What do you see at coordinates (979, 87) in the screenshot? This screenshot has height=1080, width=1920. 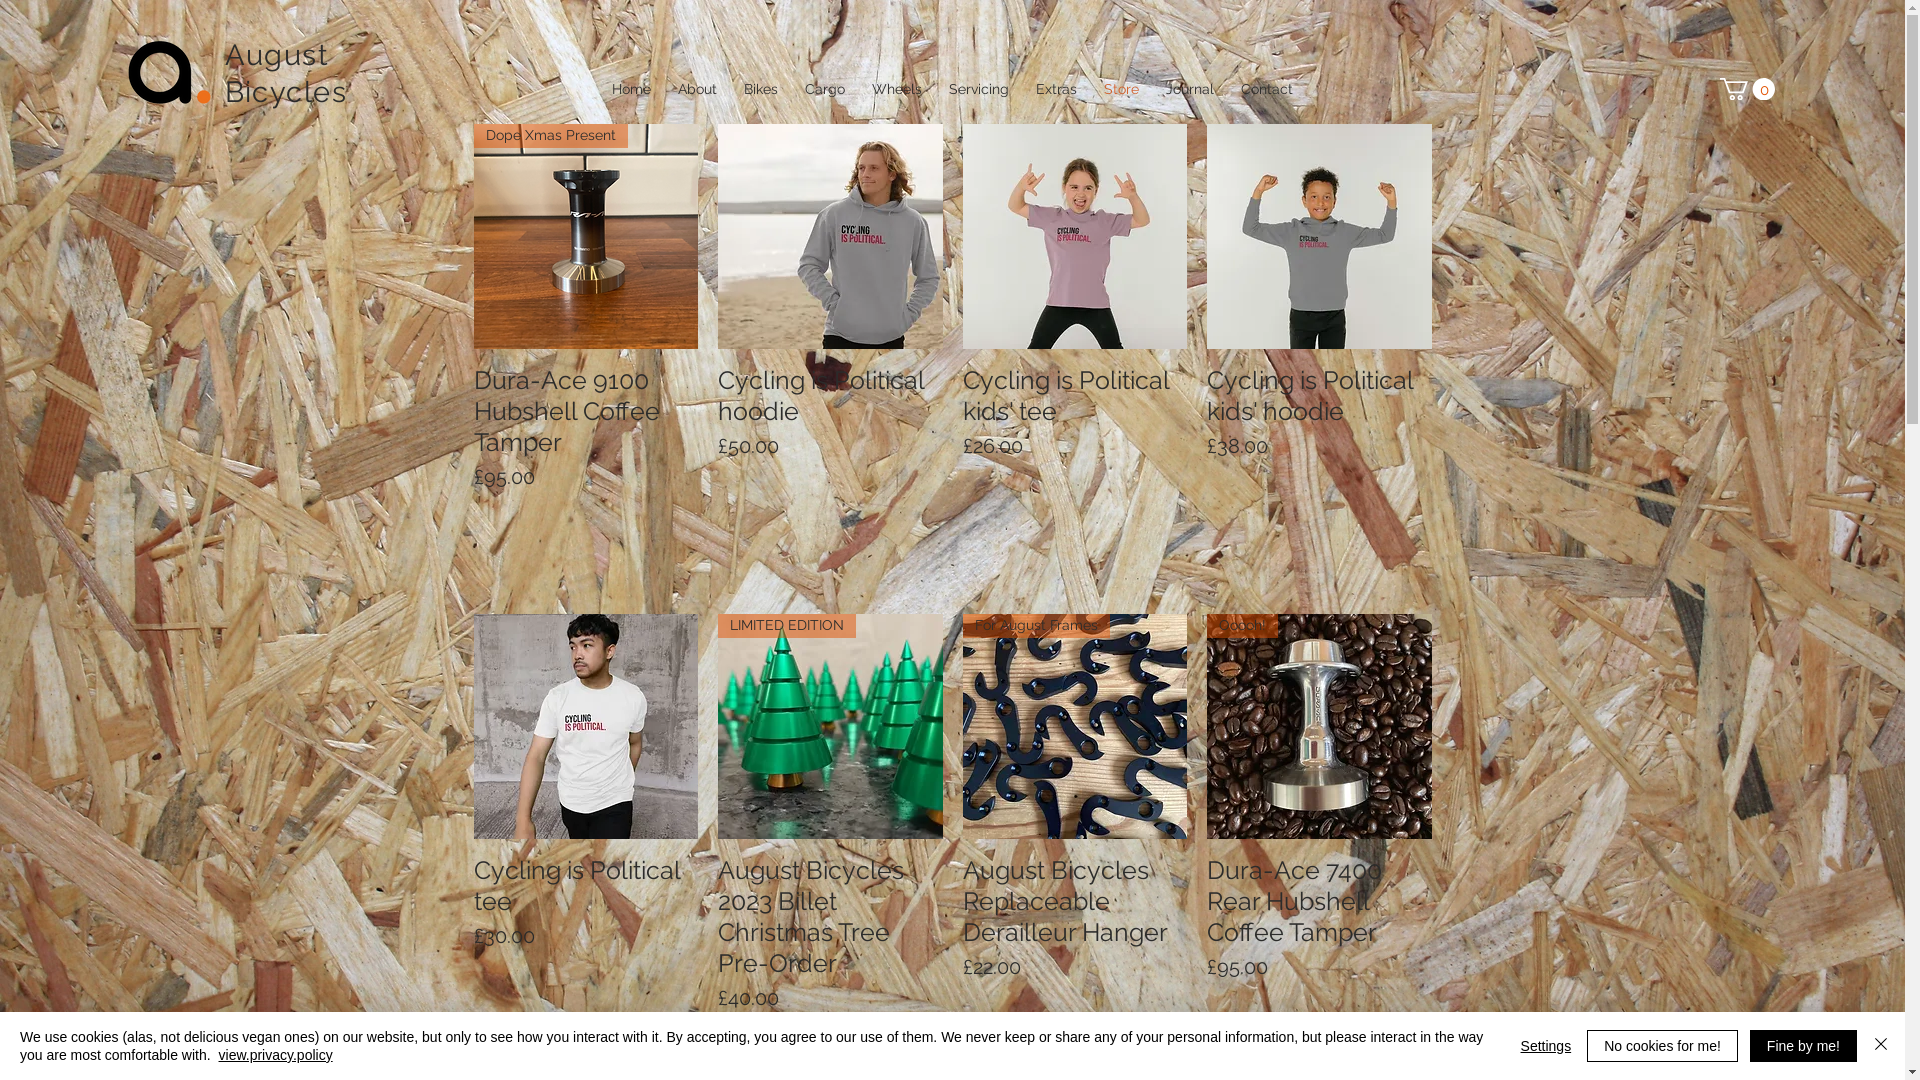 I see `'Servicing'` at bounding box center [979, 87].